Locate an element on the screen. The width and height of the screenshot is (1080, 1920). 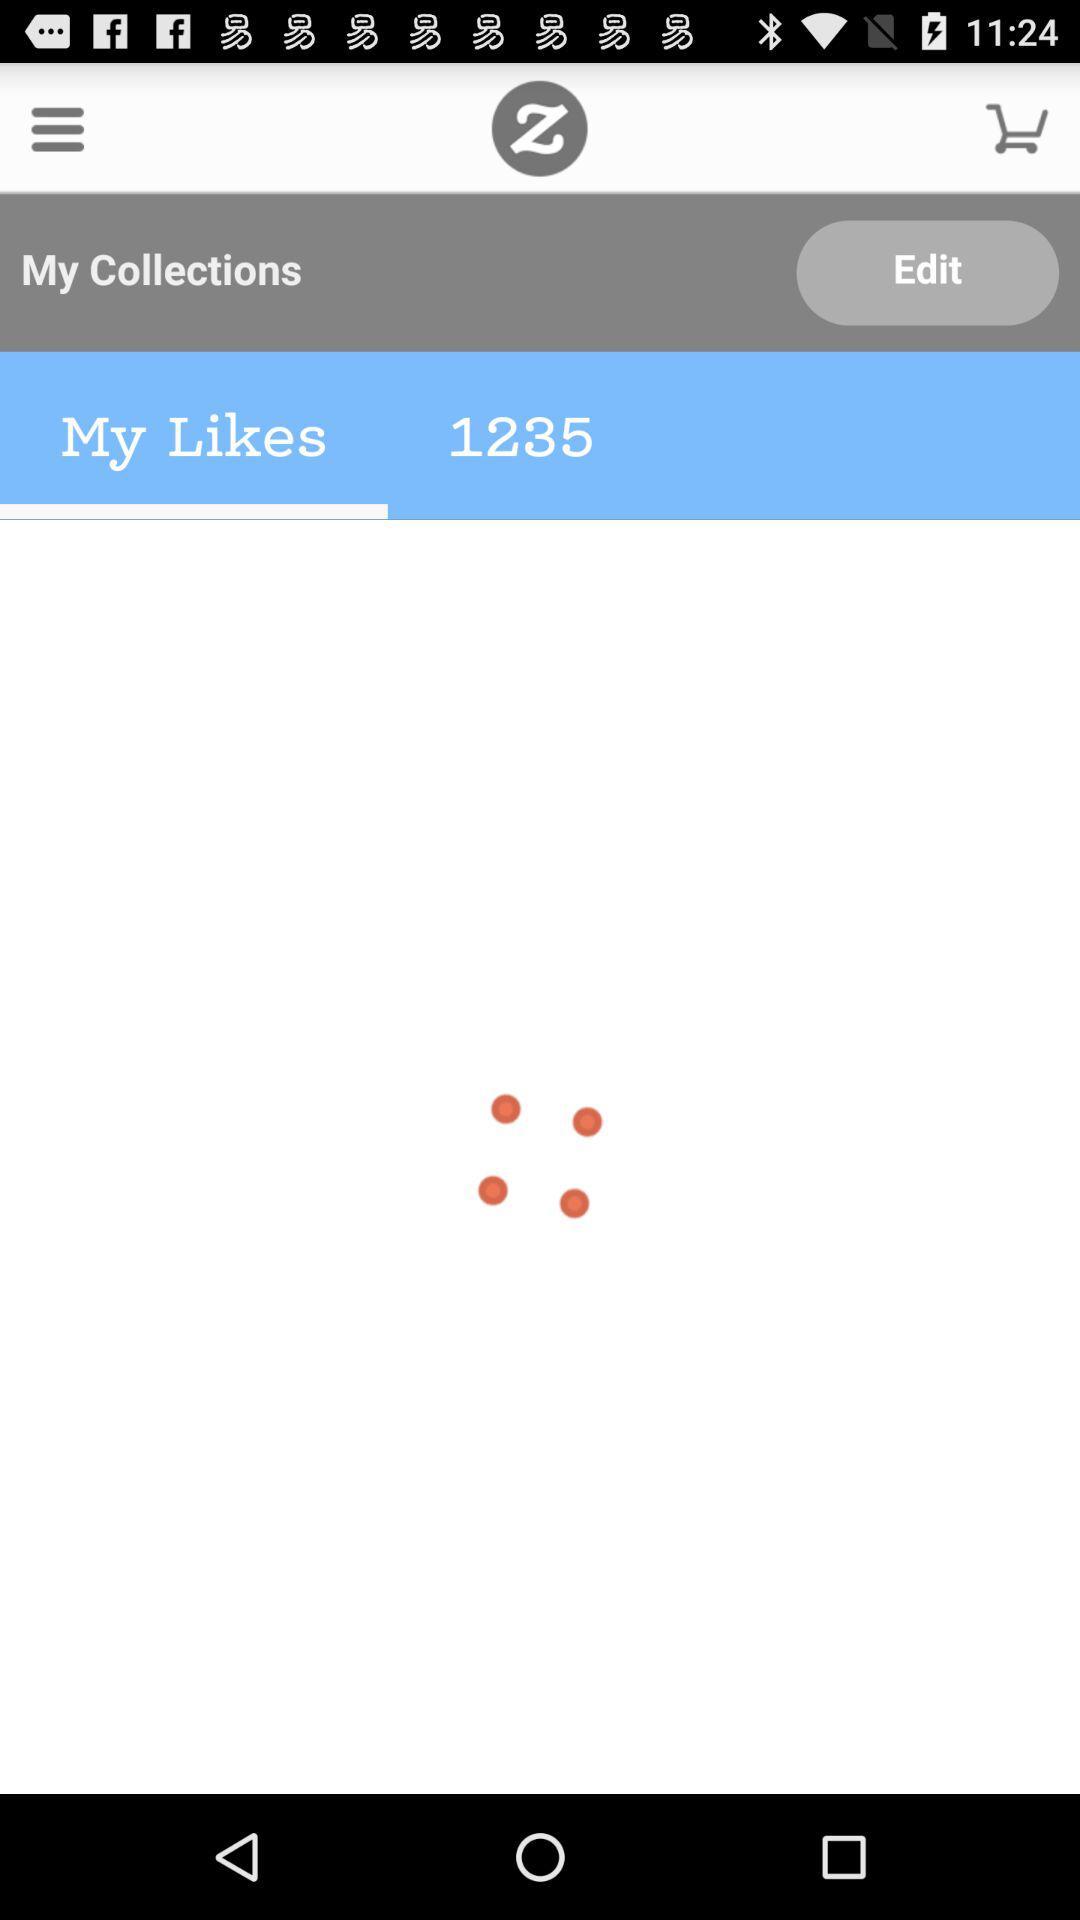
the cart icon is located at coordinates (1017, 136).